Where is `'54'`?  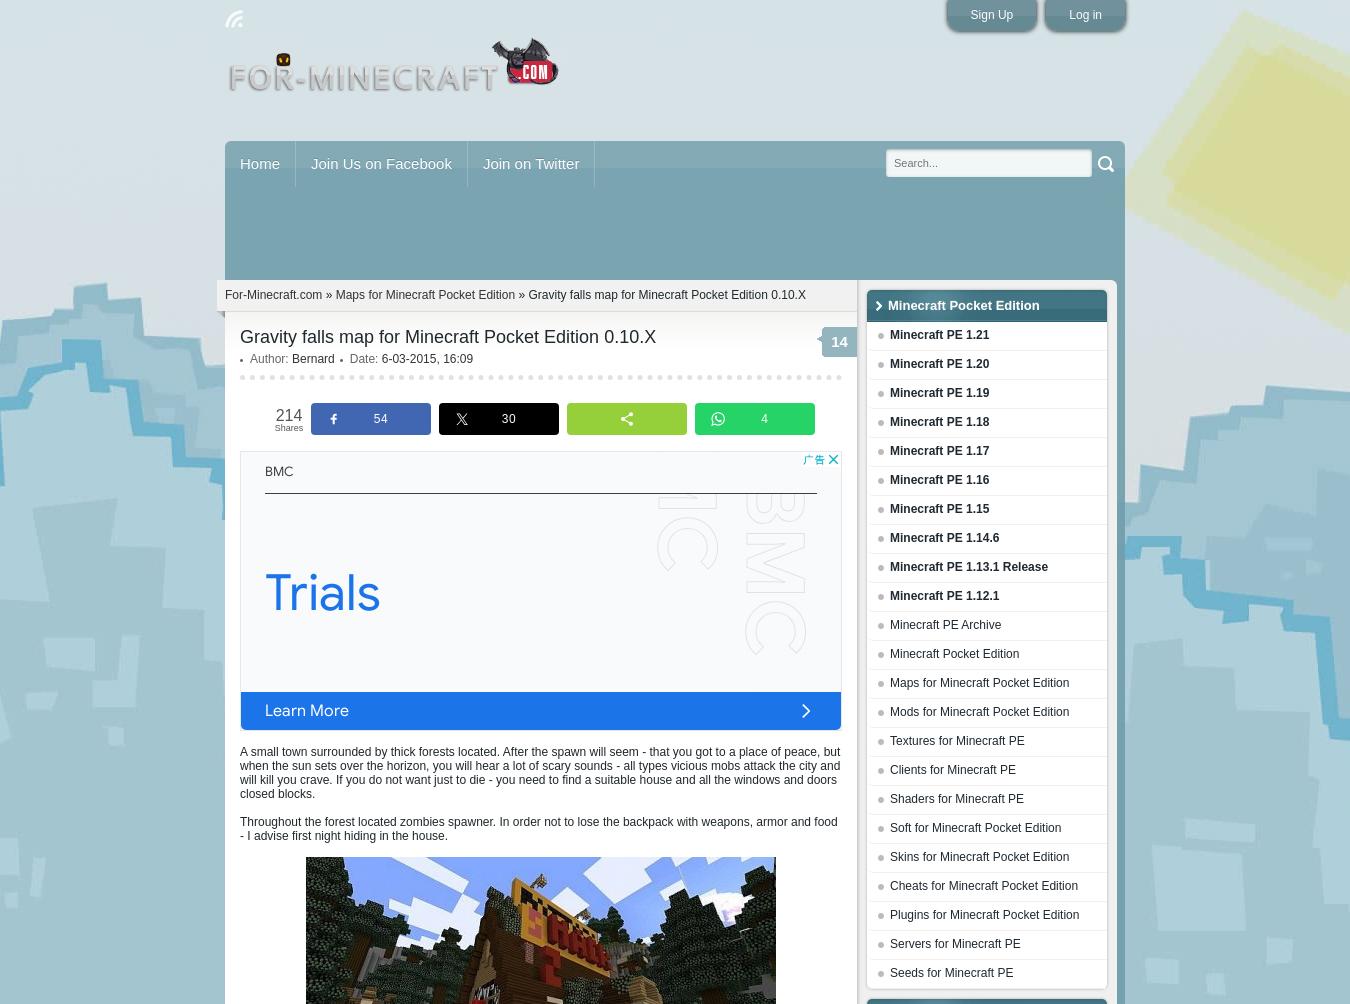 '54' is located at coordinates (380, 417).